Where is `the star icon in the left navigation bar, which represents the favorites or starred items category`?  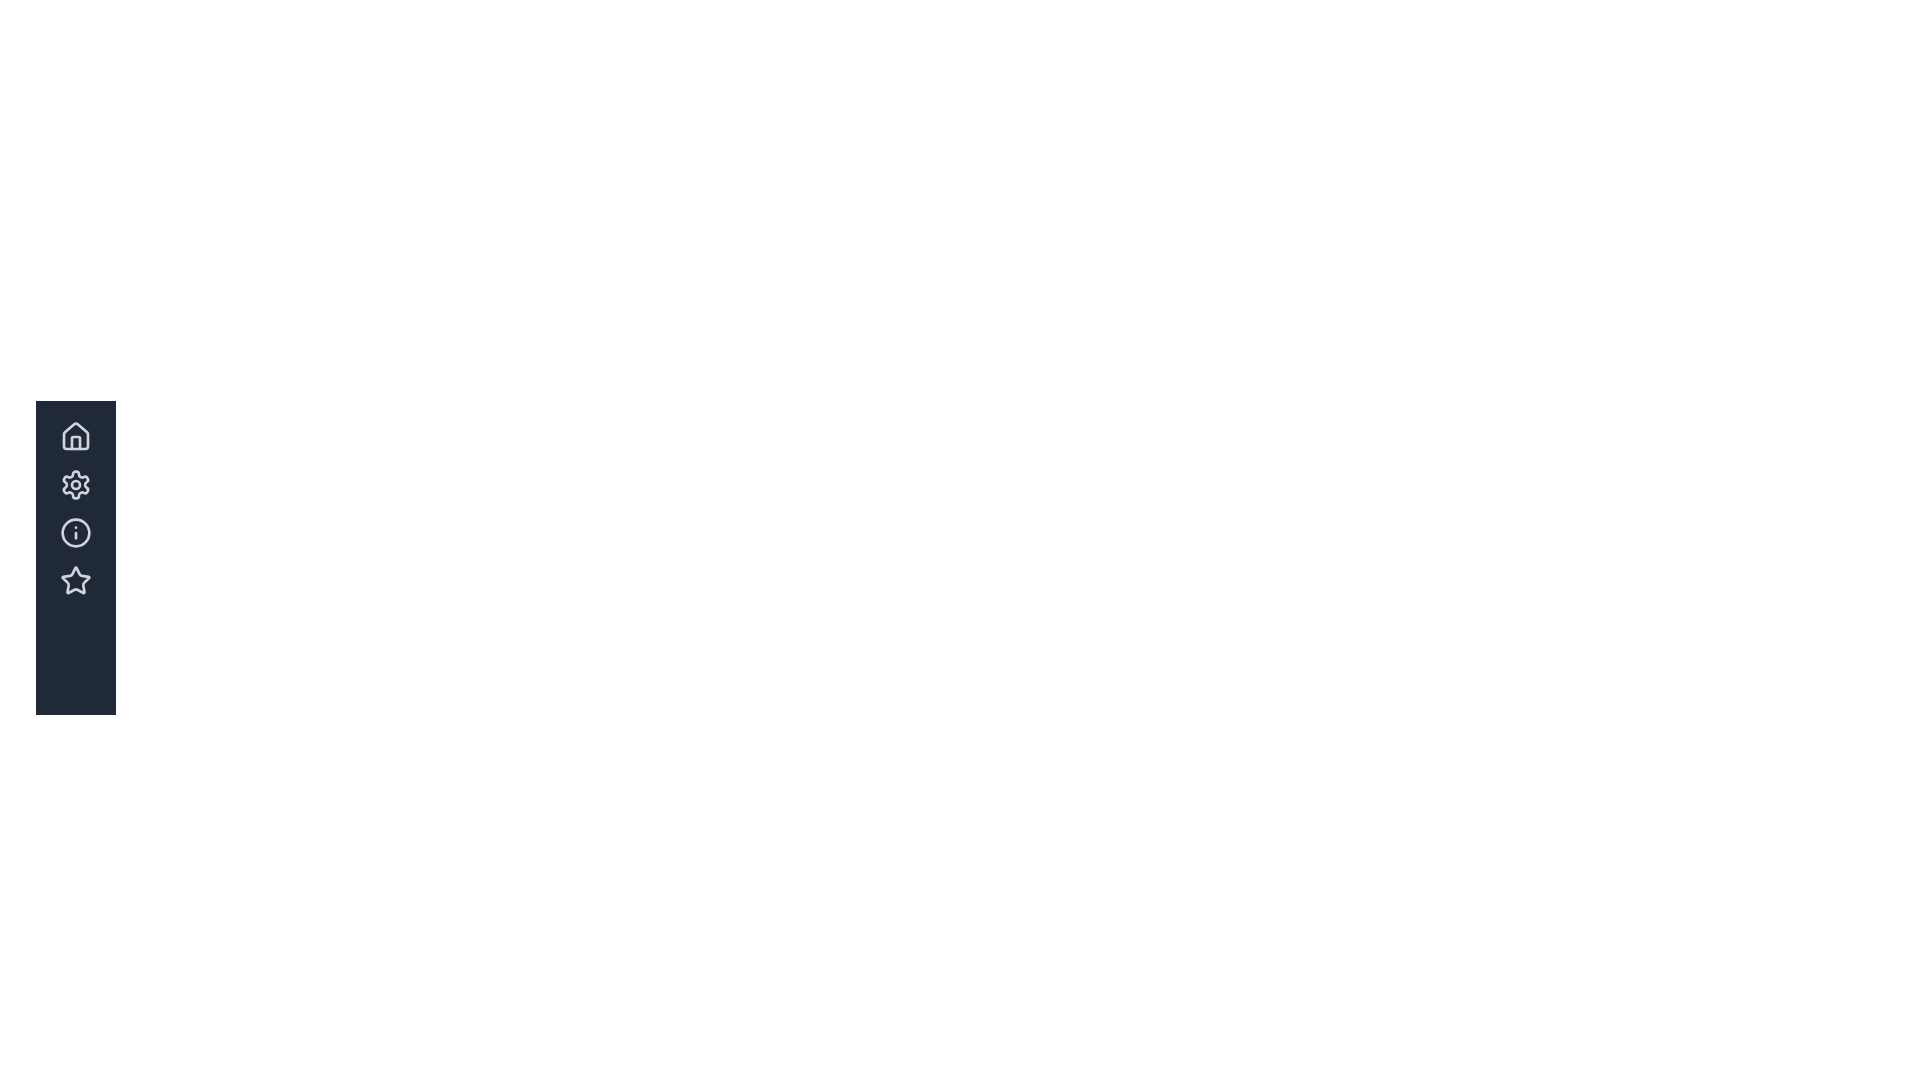
the star icon in the left navigation bar, which represents the favorites or starred items category is located at coordinates (76, 581).